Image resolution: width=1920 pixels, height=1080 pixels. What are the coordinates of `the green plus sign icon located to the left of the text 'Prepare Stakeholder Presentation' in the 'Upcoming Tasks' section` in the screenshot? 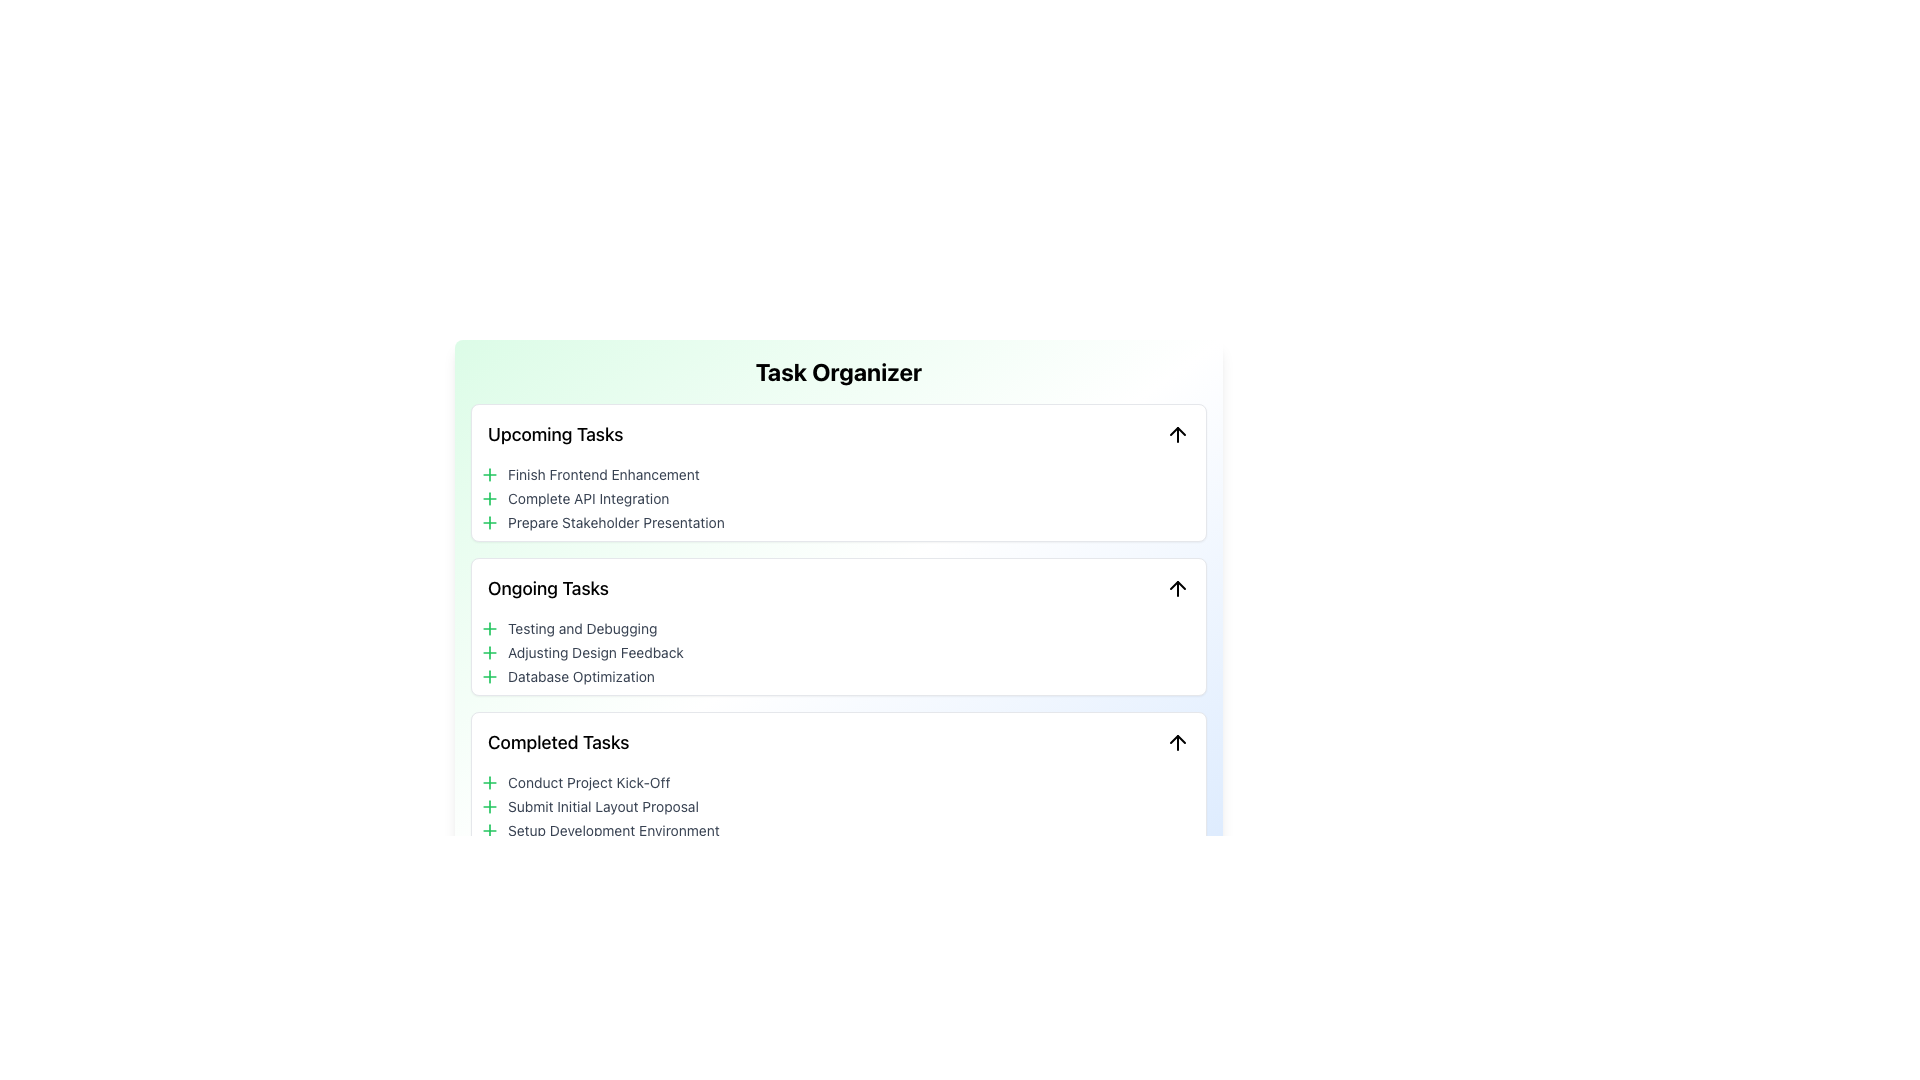 It's located at (489, 522).